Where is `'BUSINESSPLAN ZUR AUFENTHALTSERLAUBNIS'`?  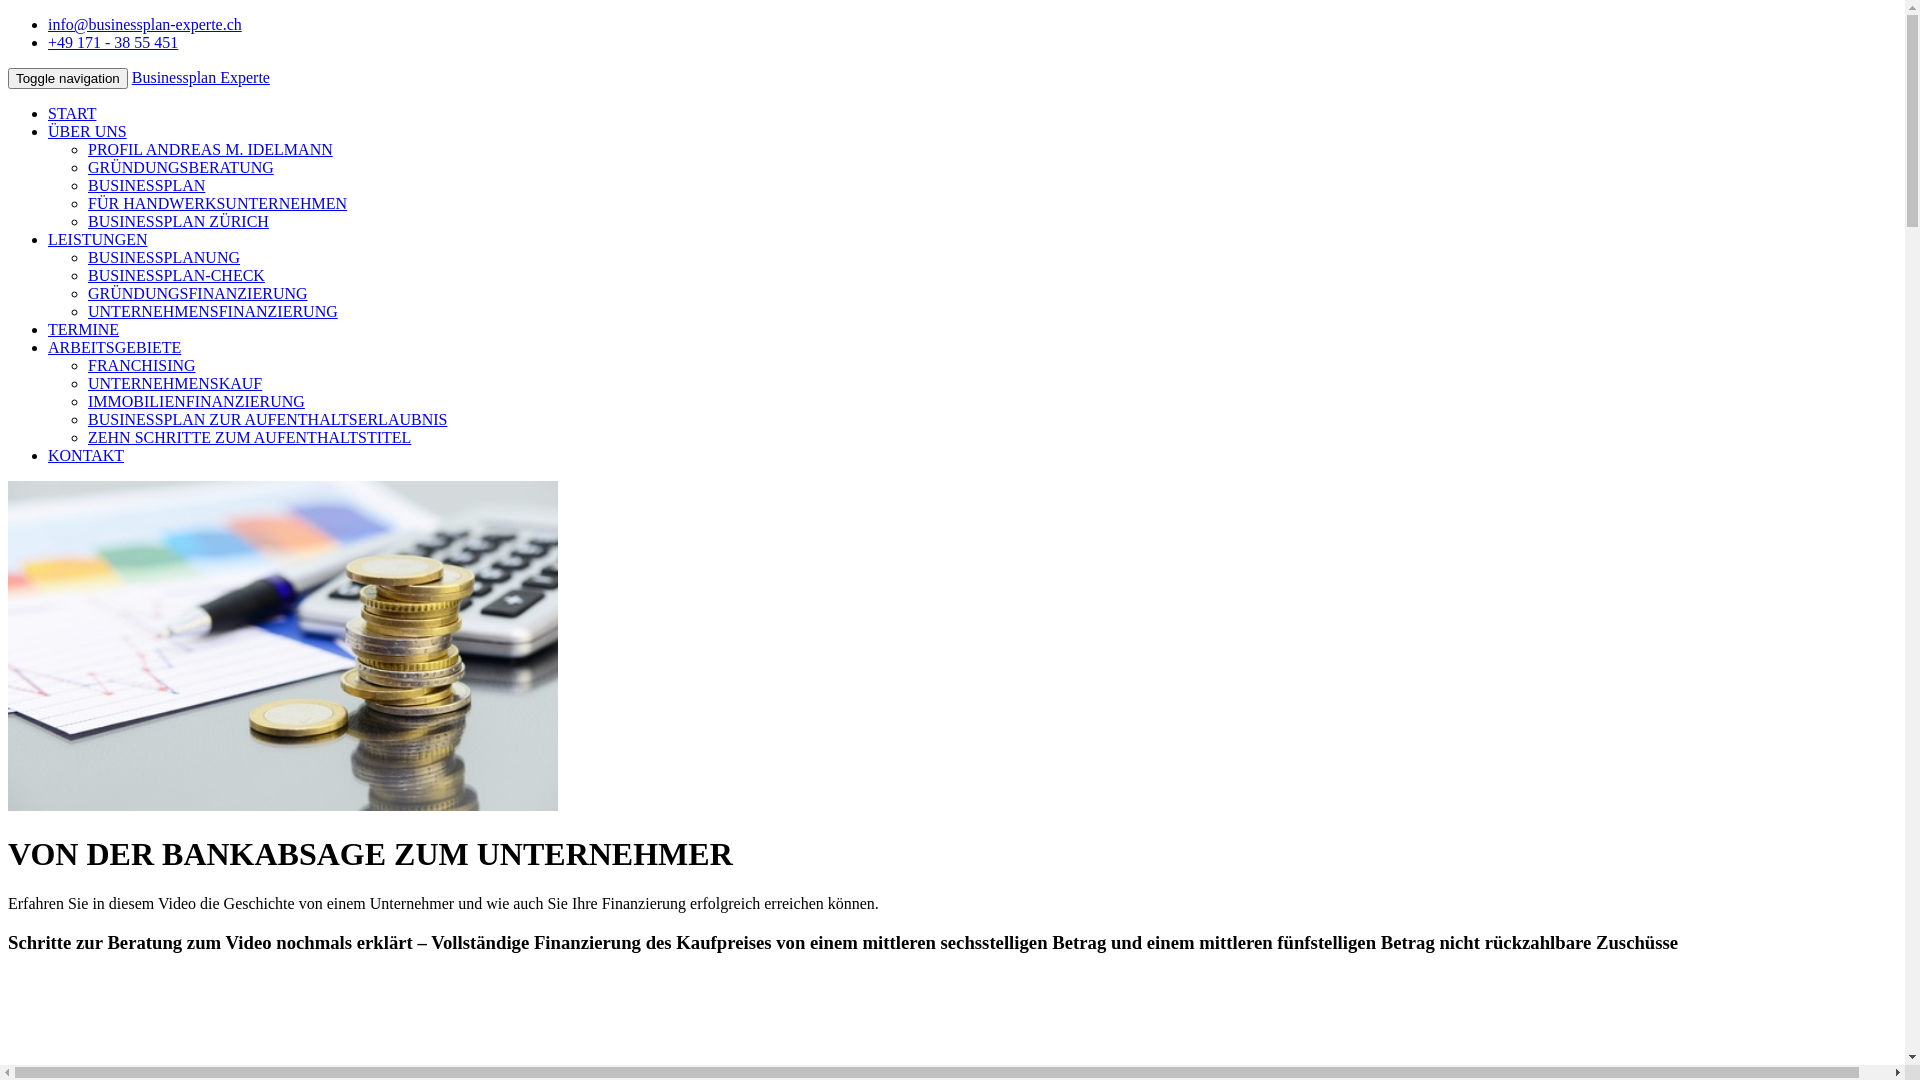
'BUSINESSPLAN ZUR AUFENTHALTSERLAUBNIS' is located at coordinates (266, 418).